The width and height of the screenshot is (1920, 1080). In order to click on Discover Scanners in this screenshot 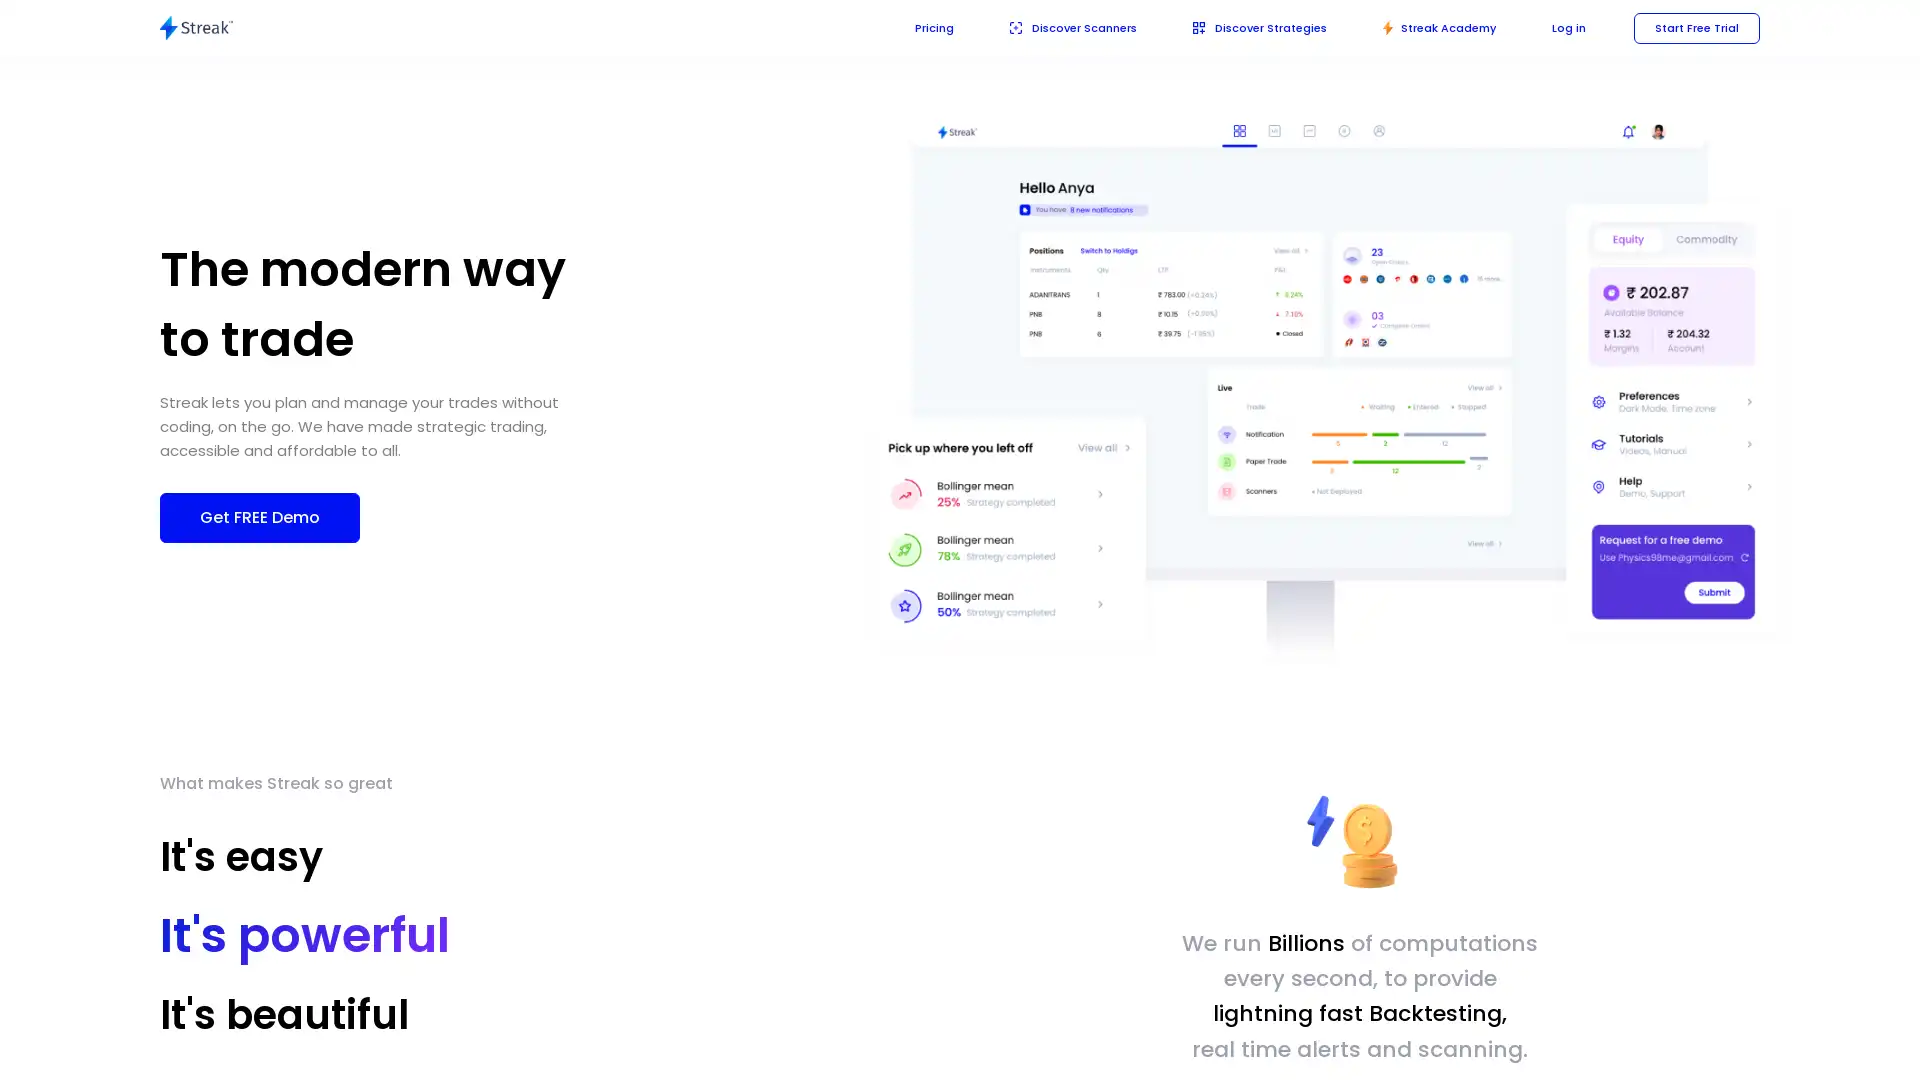, I will do `click(1047, 27)`.